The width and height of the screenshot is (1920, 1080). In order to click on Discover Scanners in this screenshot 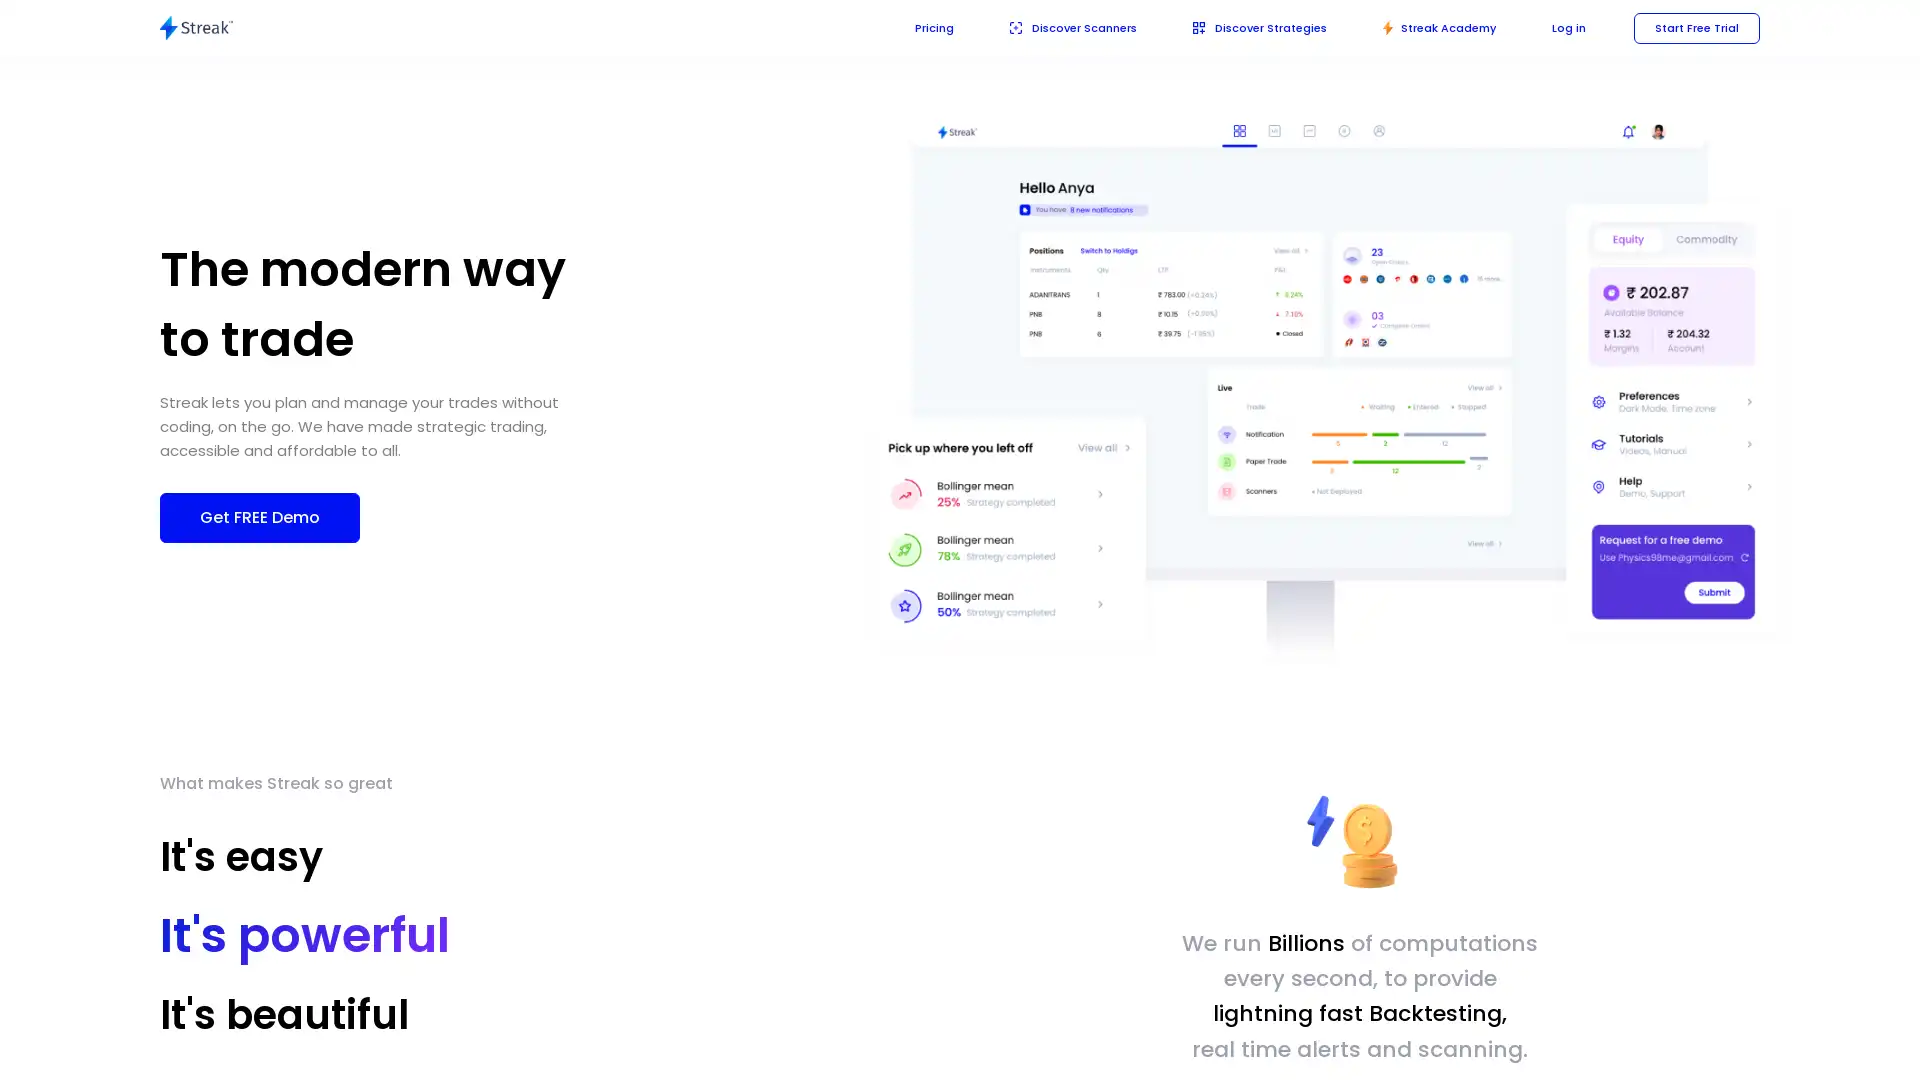, I will do `click(1047, 27)`.